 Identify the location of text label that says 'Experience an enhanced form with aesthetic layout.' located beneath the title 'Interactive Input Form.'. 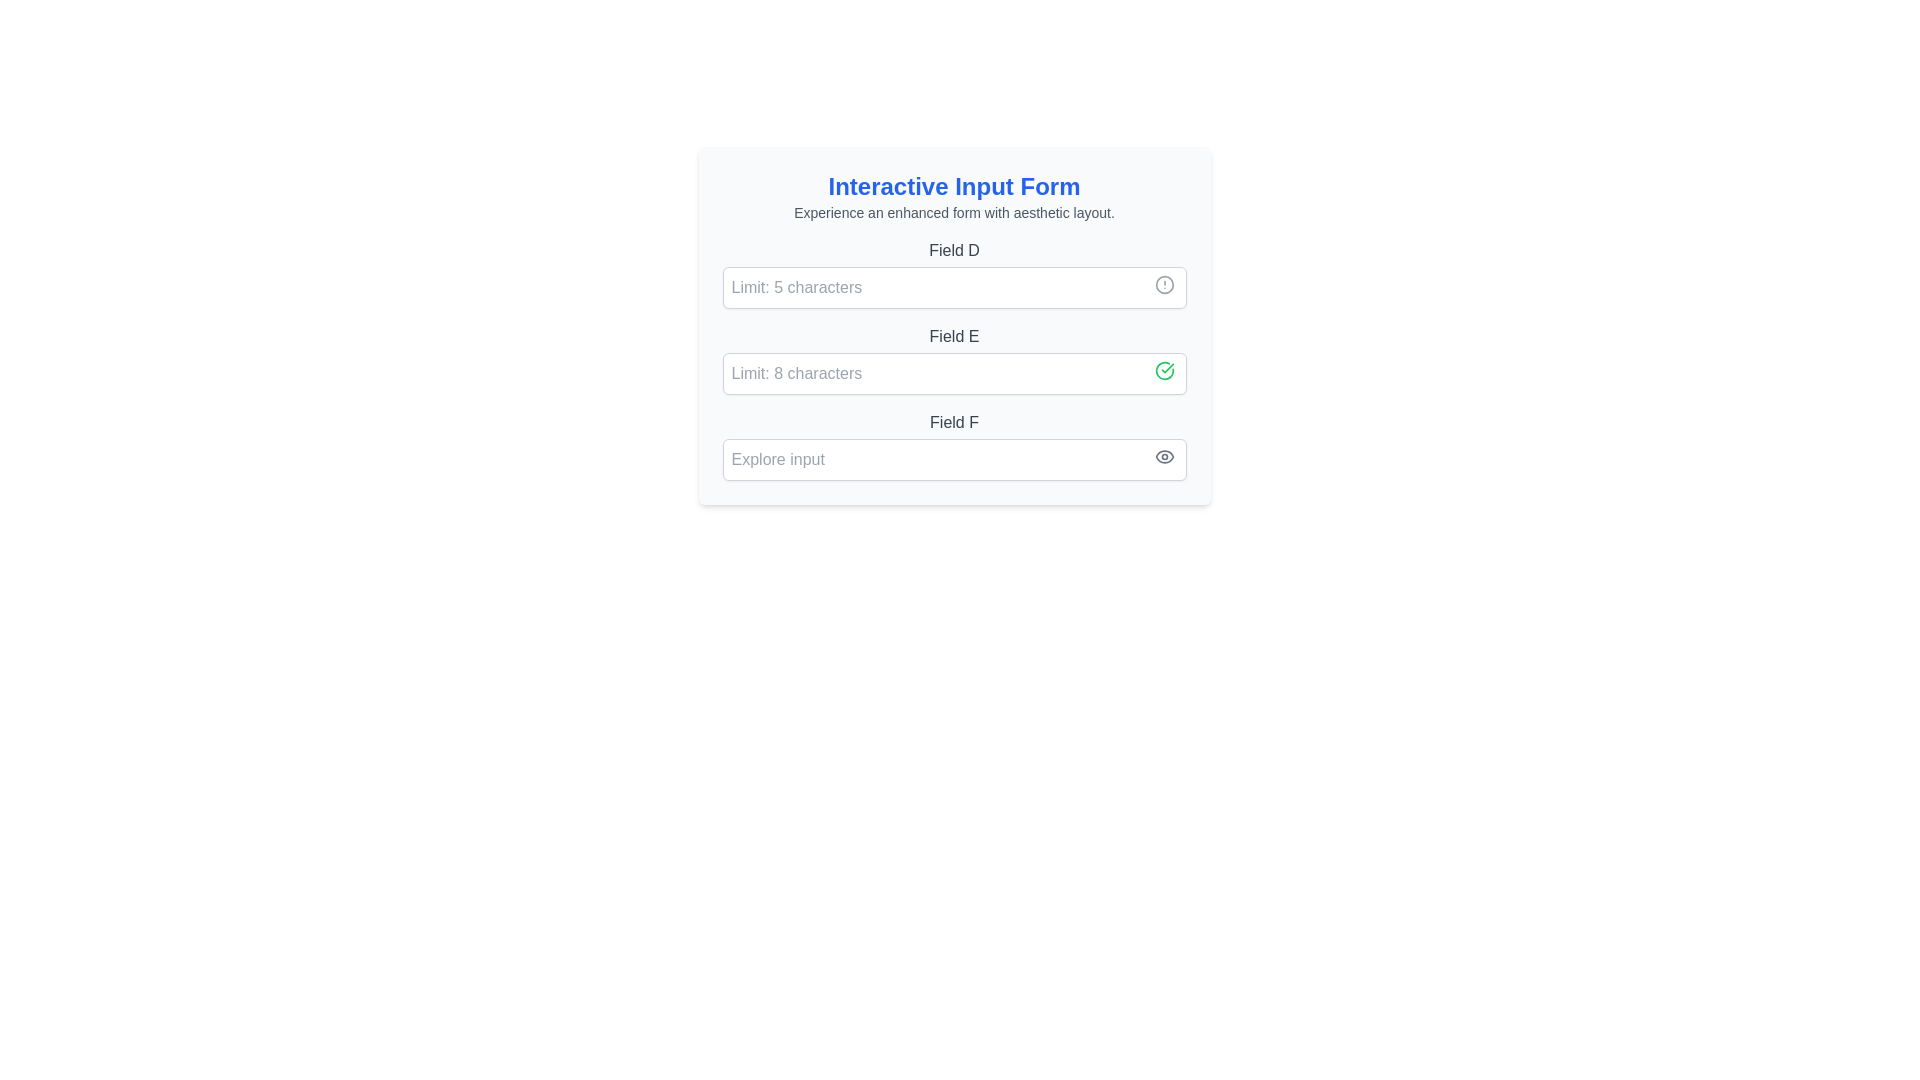
(953, 212).